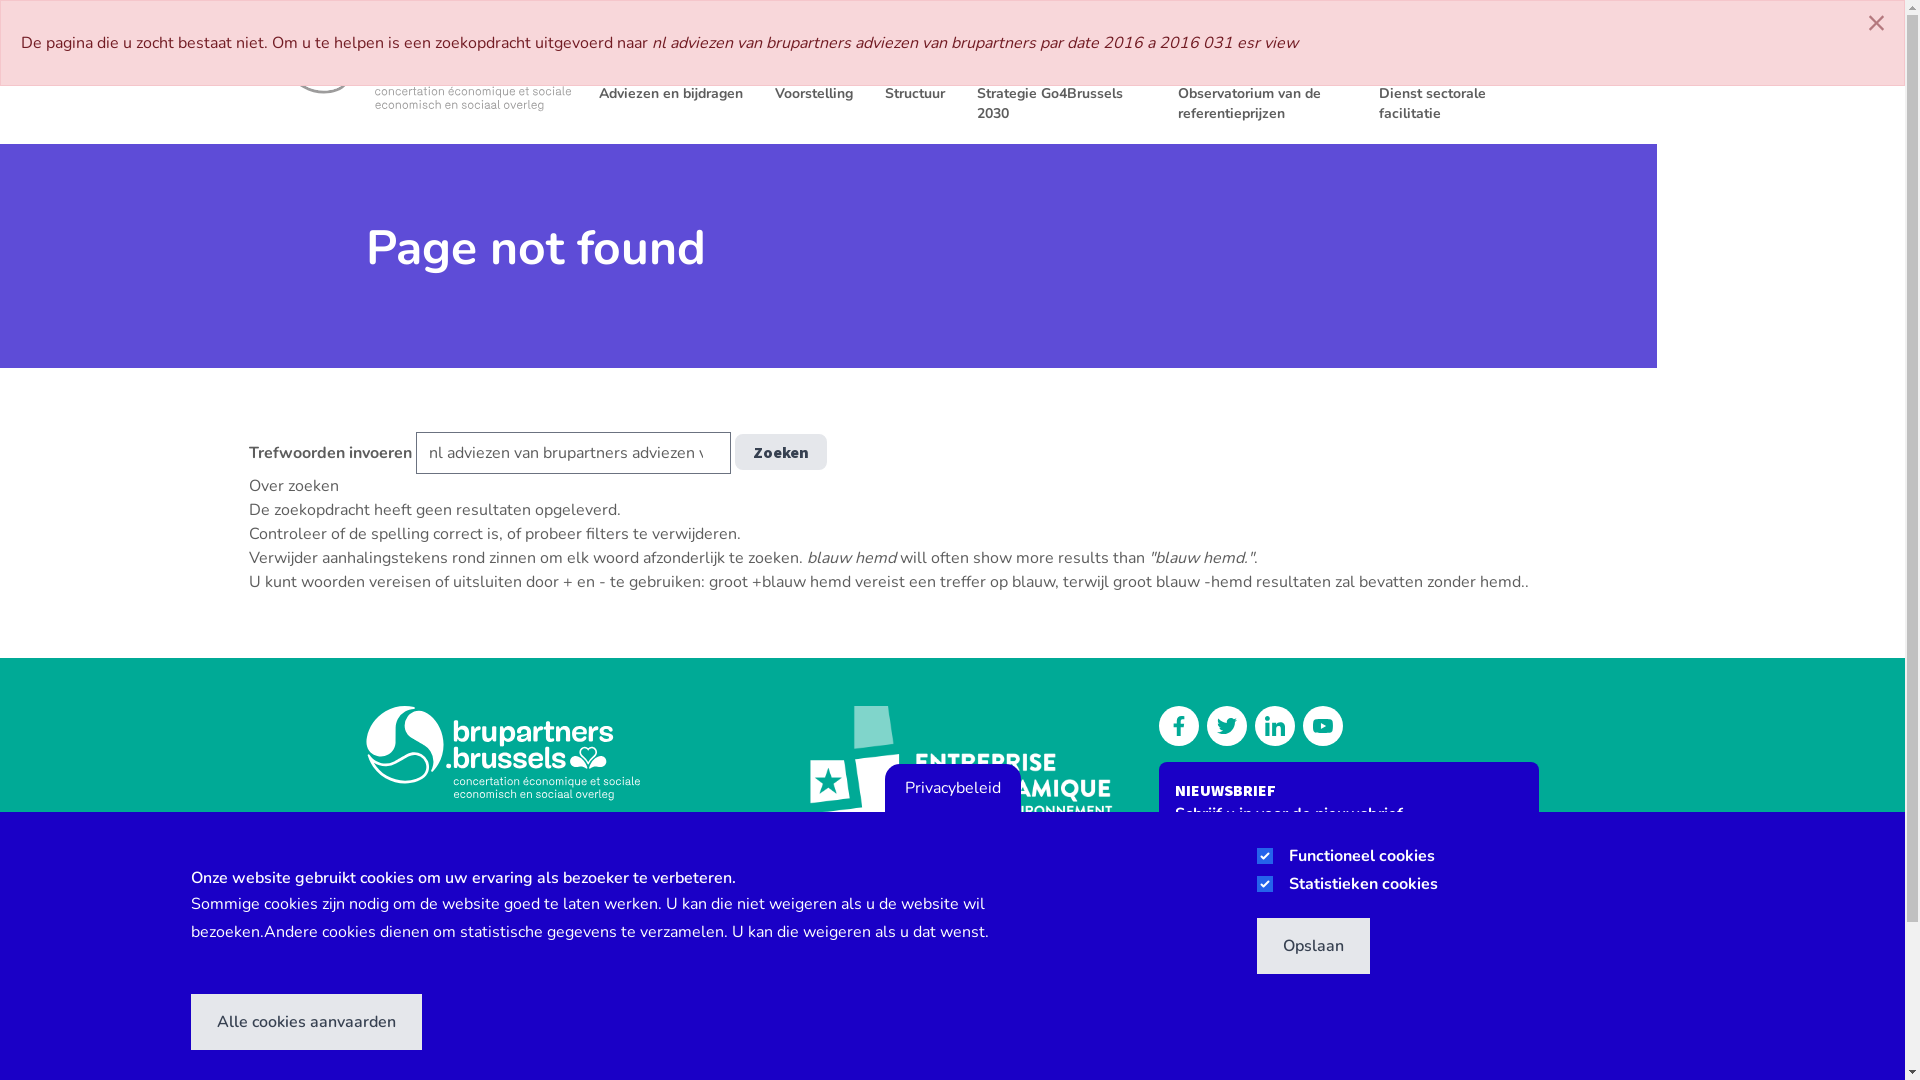  I want to click on 'Follow us on Twitter', so click(1226, 725).